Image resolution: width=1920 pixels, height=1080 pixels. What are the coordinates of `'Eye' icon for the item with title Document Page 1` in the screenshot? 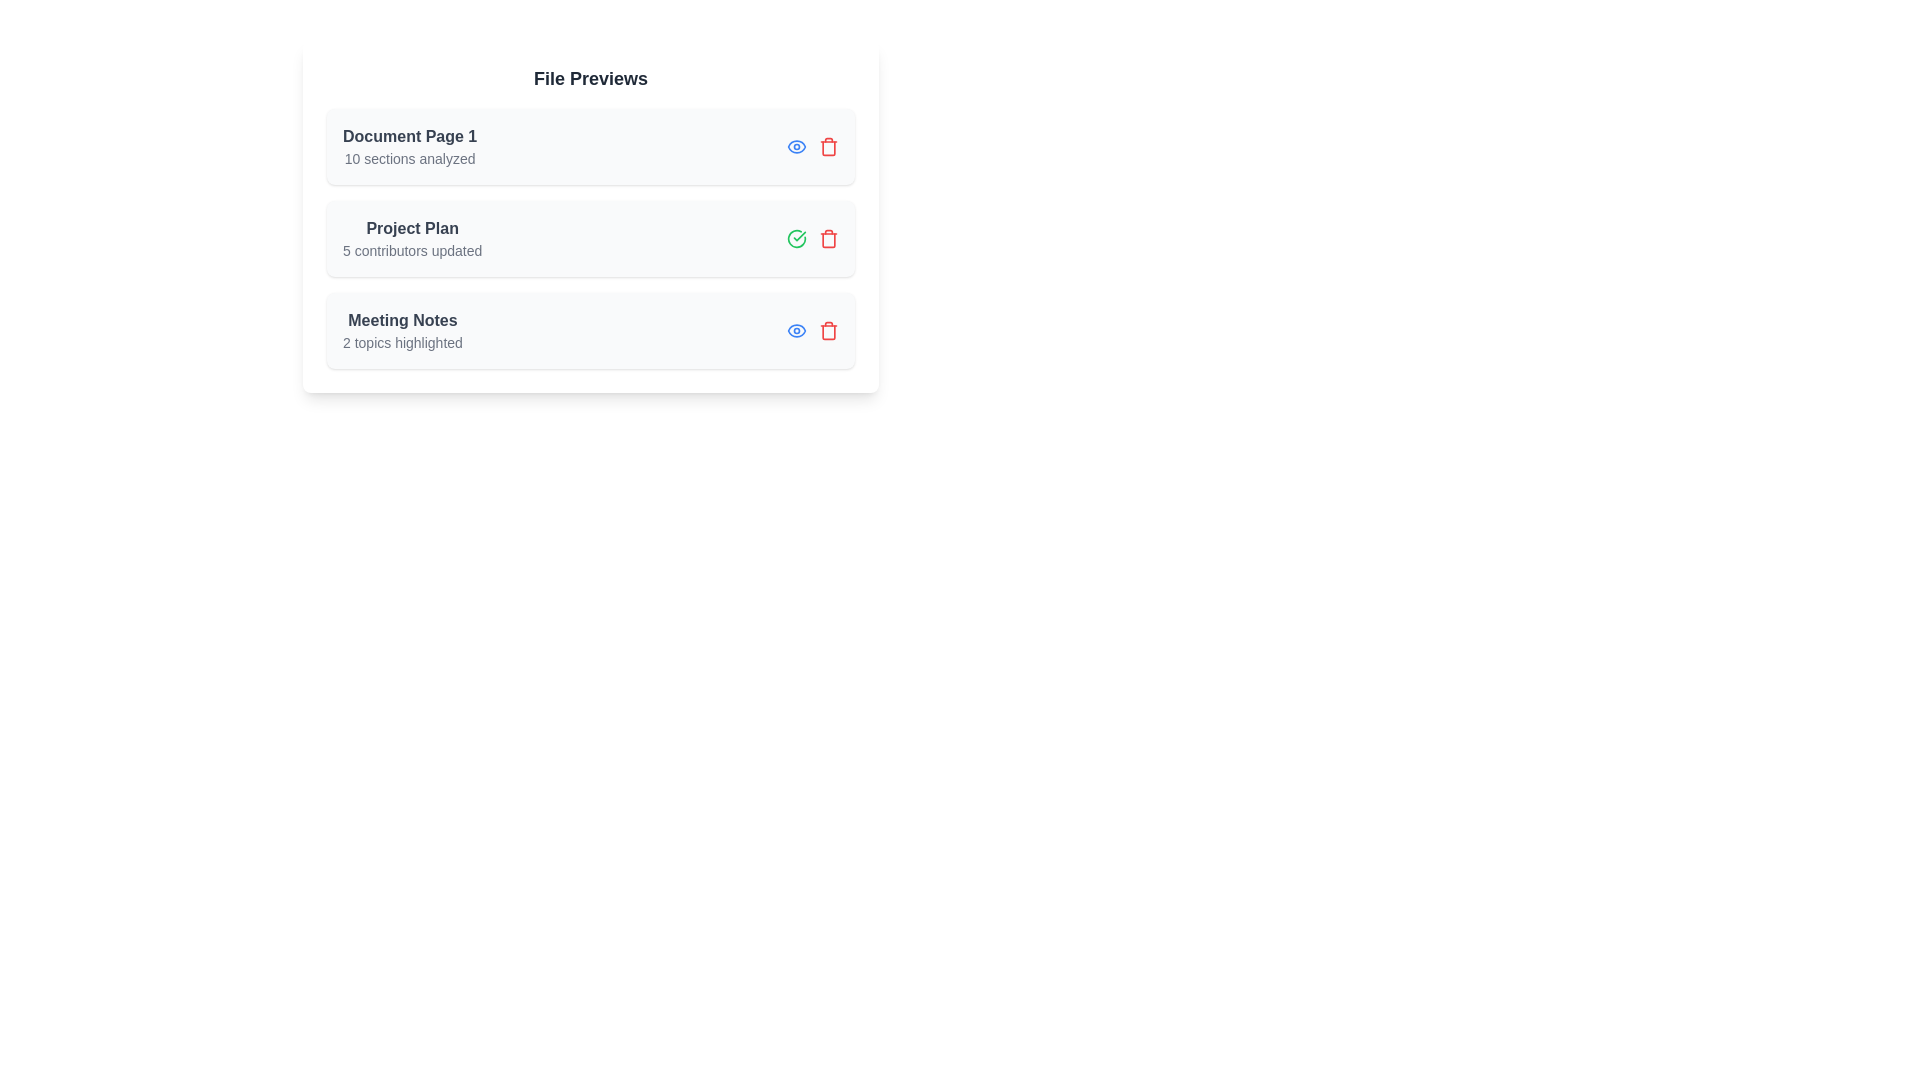 It's located at (795, 145).